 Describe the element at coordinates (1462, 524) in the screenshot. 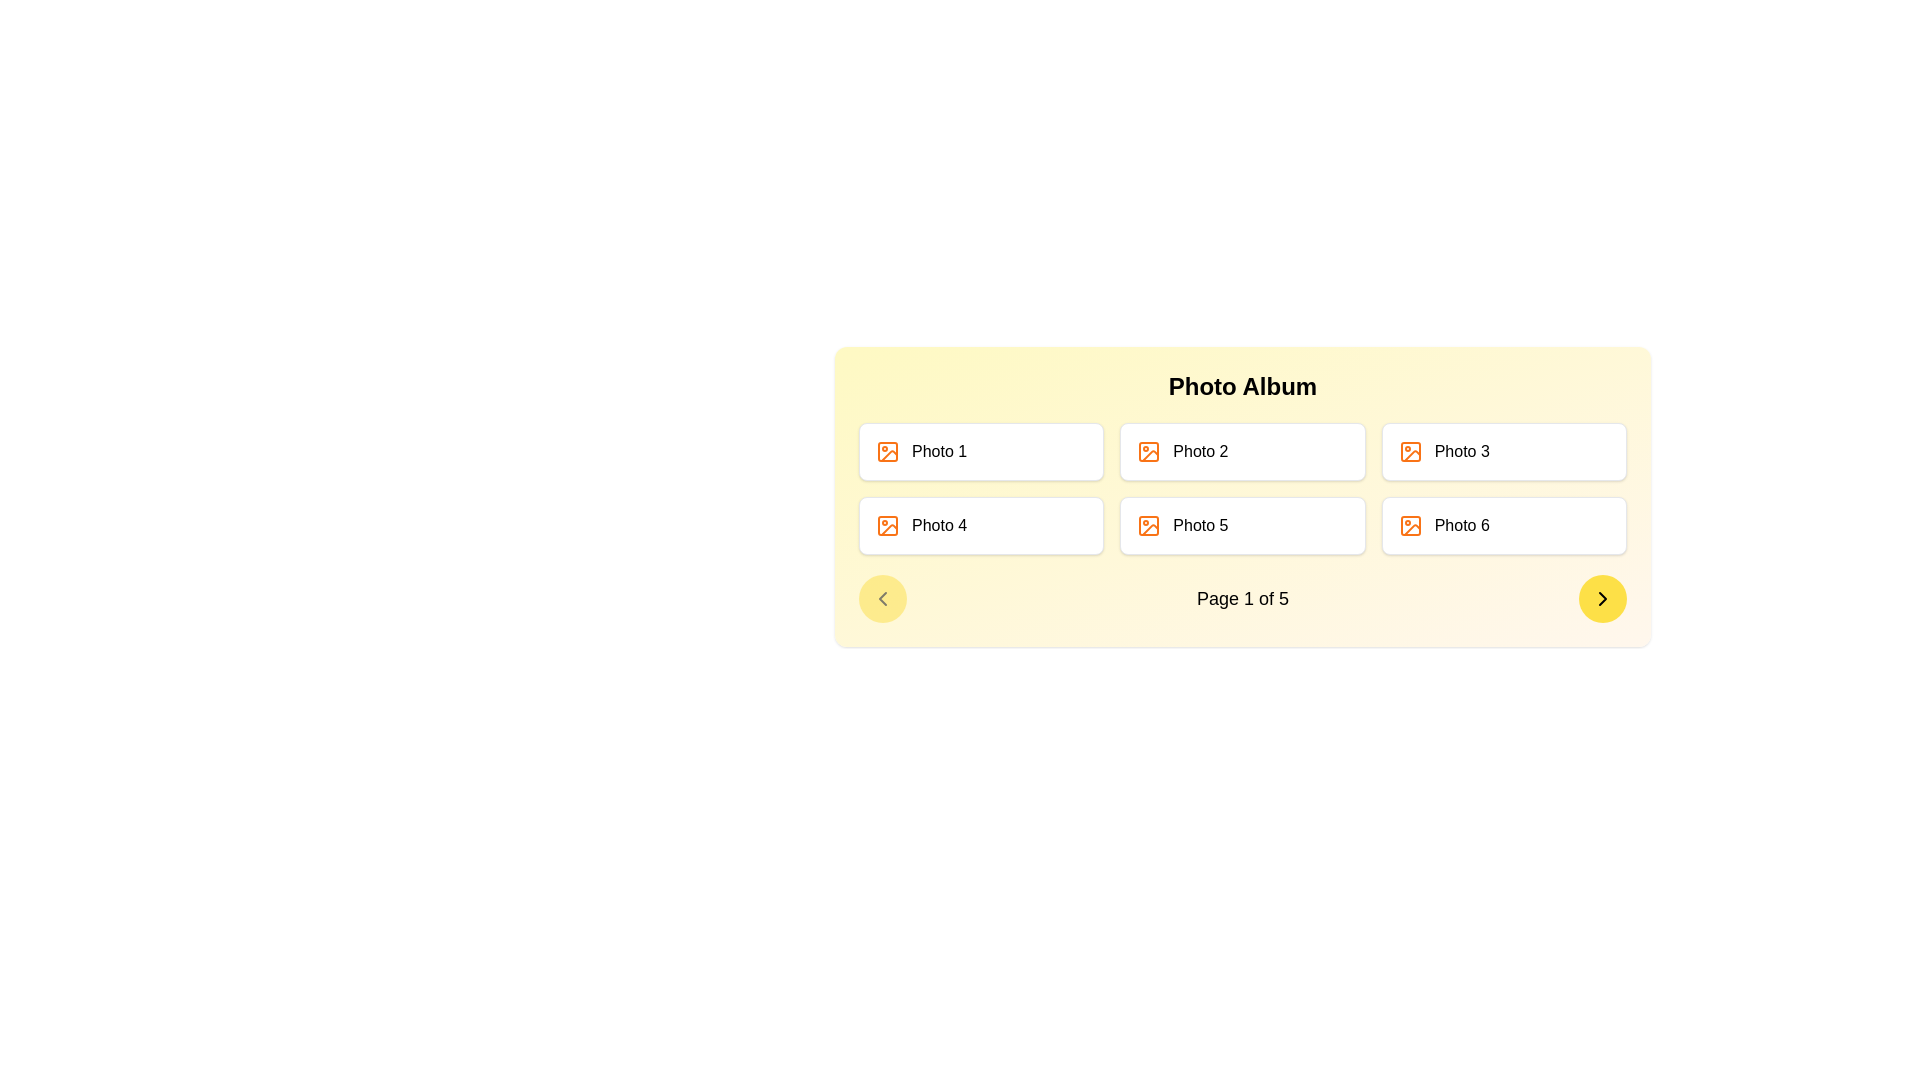

I see `the 'Photo 6' text label, which is styled with a clean sans-serif font in black color and located in the bottom-right card of a photo album interface` at that location.